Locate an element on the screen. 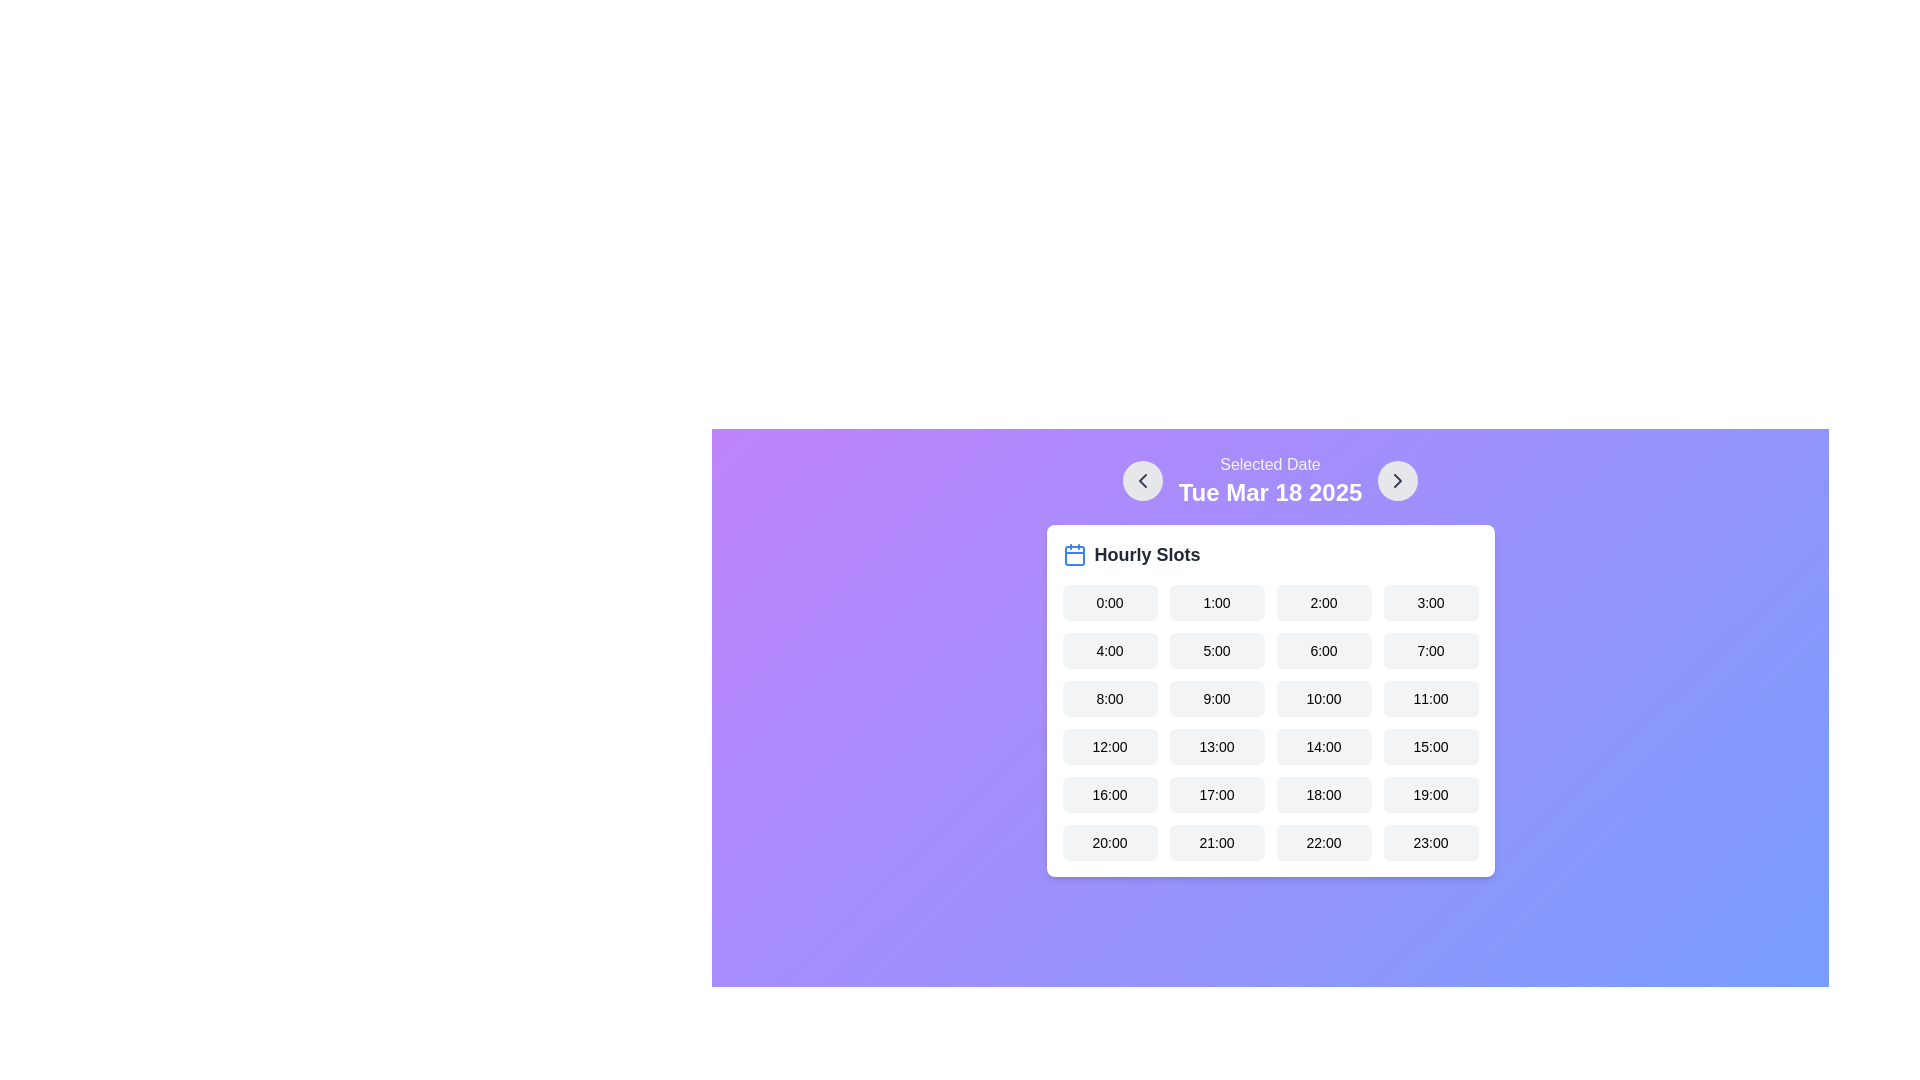 Image resolution: width=1920 pixels, height=1080 pixels. the left-pointing chevron icon within the circular button at the top-left corner of the interface is located at coordinates (1142, 481).